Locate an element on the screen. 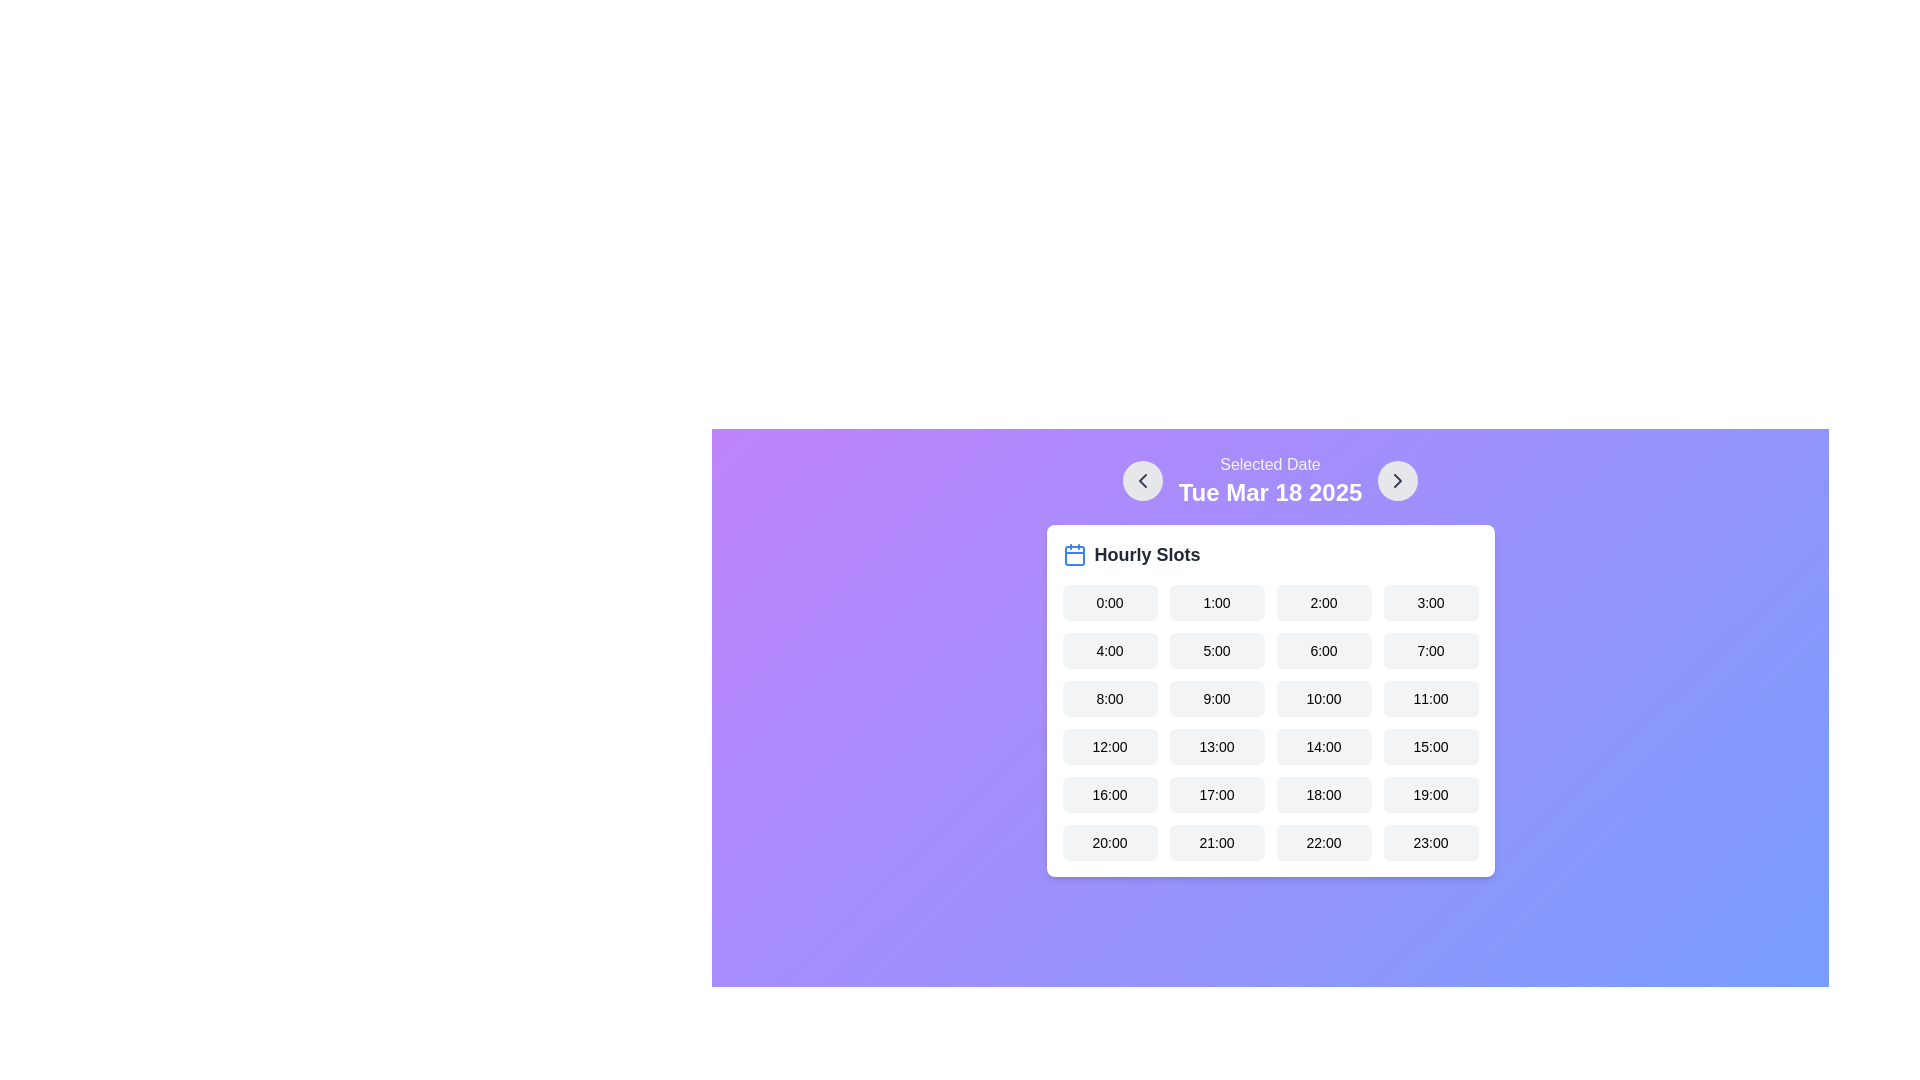 Image resolution: width=1920 pixels, height=1080 pixels. the left-pointing chevron icon within the circular button at the top-left corner of the interface is located at coordinates (1142, 481).